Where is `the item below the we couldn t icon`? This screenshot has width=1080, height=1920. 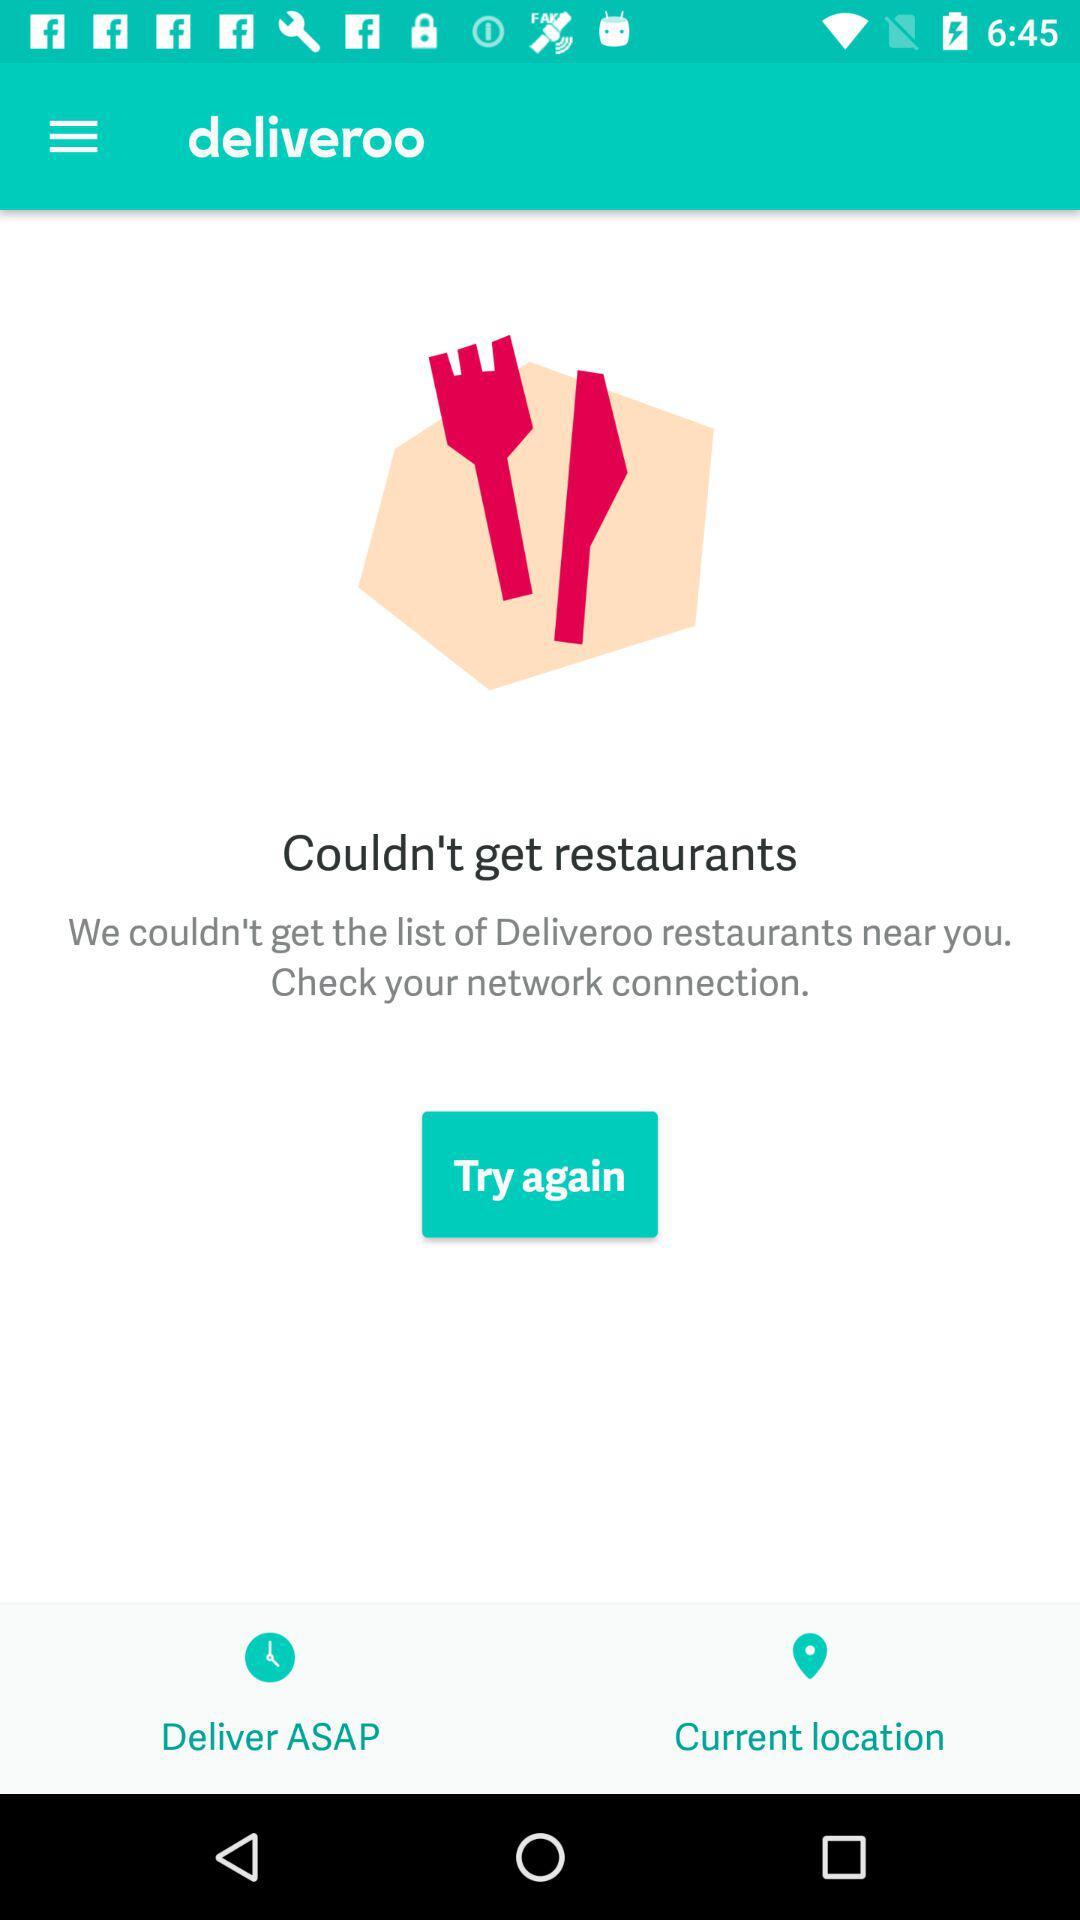 the item below the we couldn t icon is located at coordinates (540, 1174).